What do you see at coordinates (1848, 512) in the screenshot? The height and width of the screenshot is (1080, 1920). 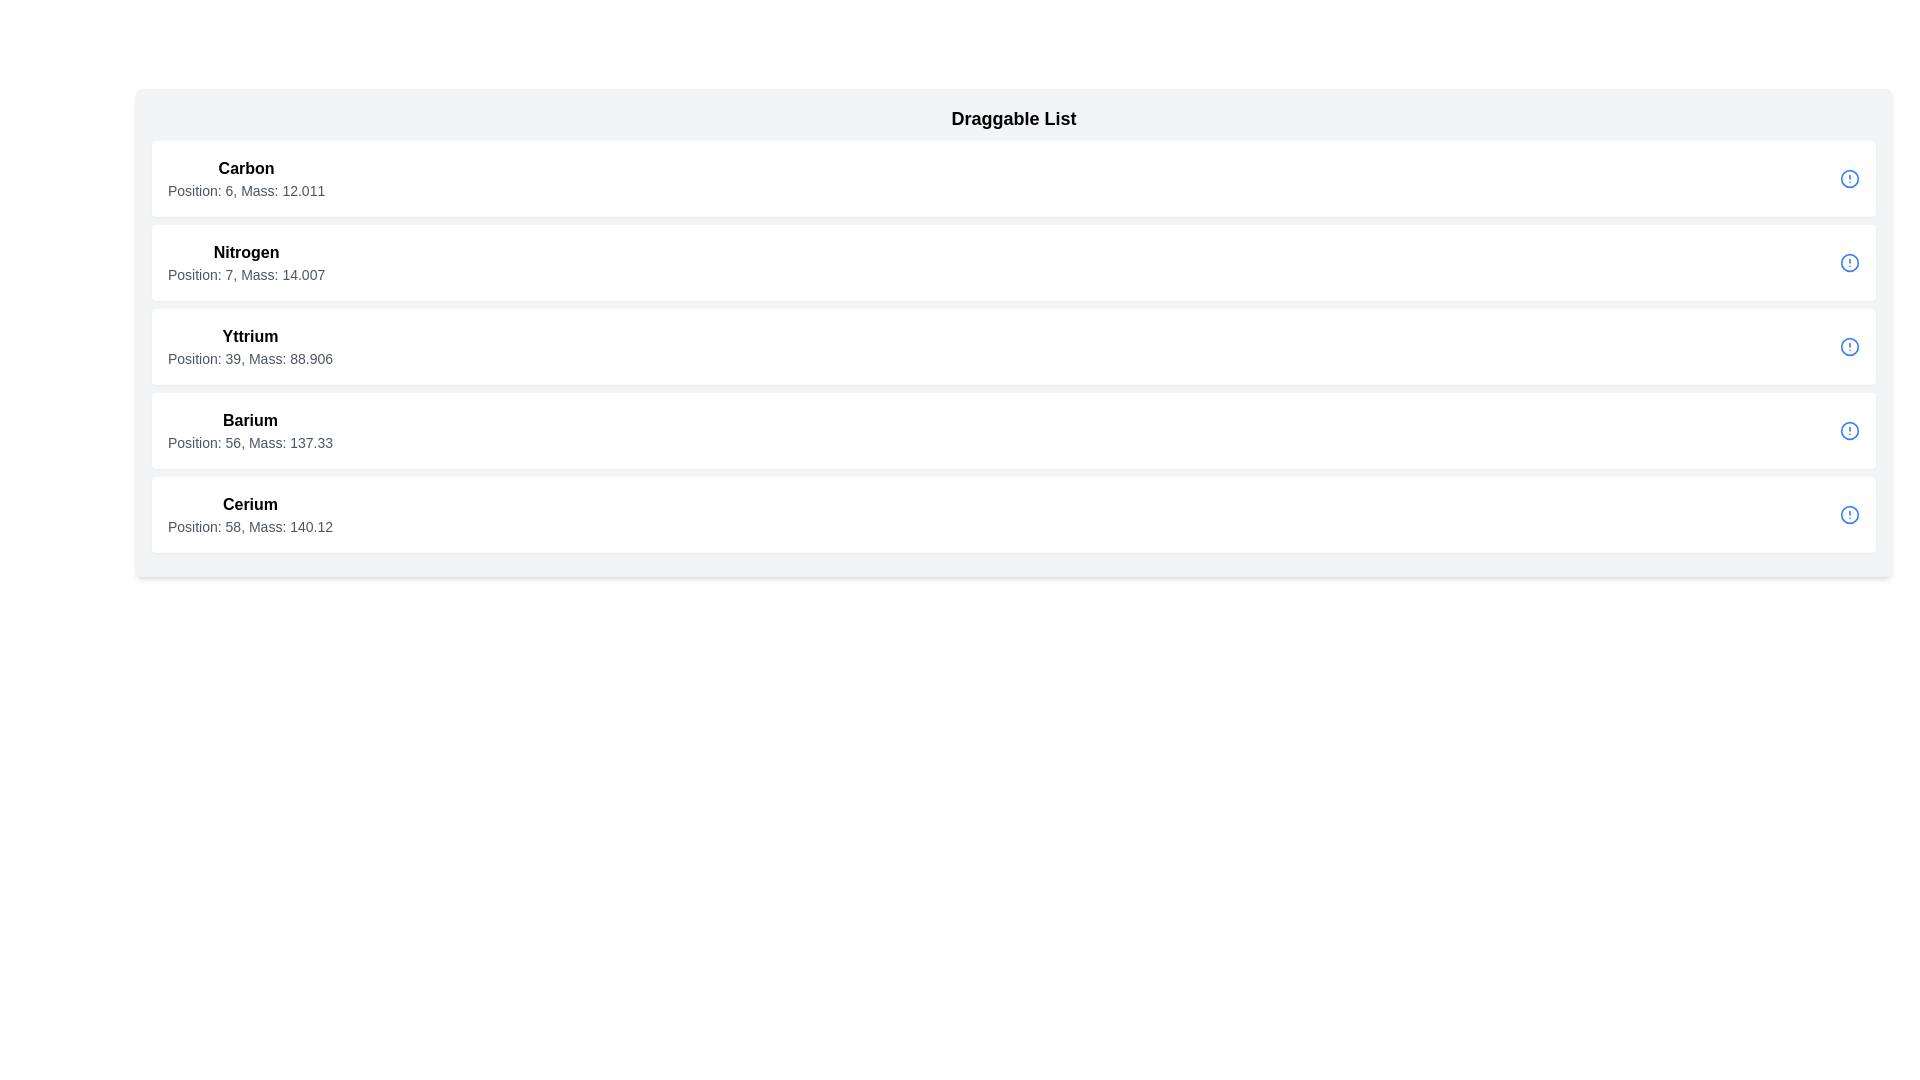 I see `the innermost circular component of the SVG icon representing an alert or information status located at the far-right end of the 'Cerium' list item` at bounding box center [1848, 512].